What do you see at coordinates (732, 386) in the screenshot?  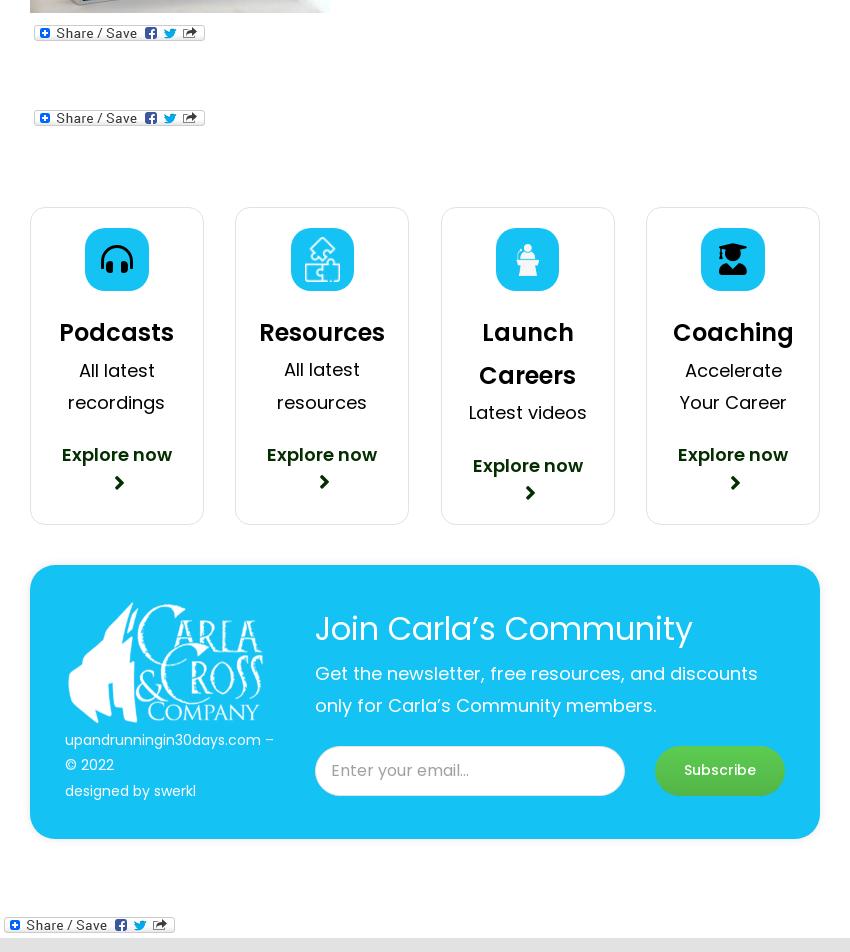 I see `'Accelerate Your Career'` at bounding box center [732, 386].